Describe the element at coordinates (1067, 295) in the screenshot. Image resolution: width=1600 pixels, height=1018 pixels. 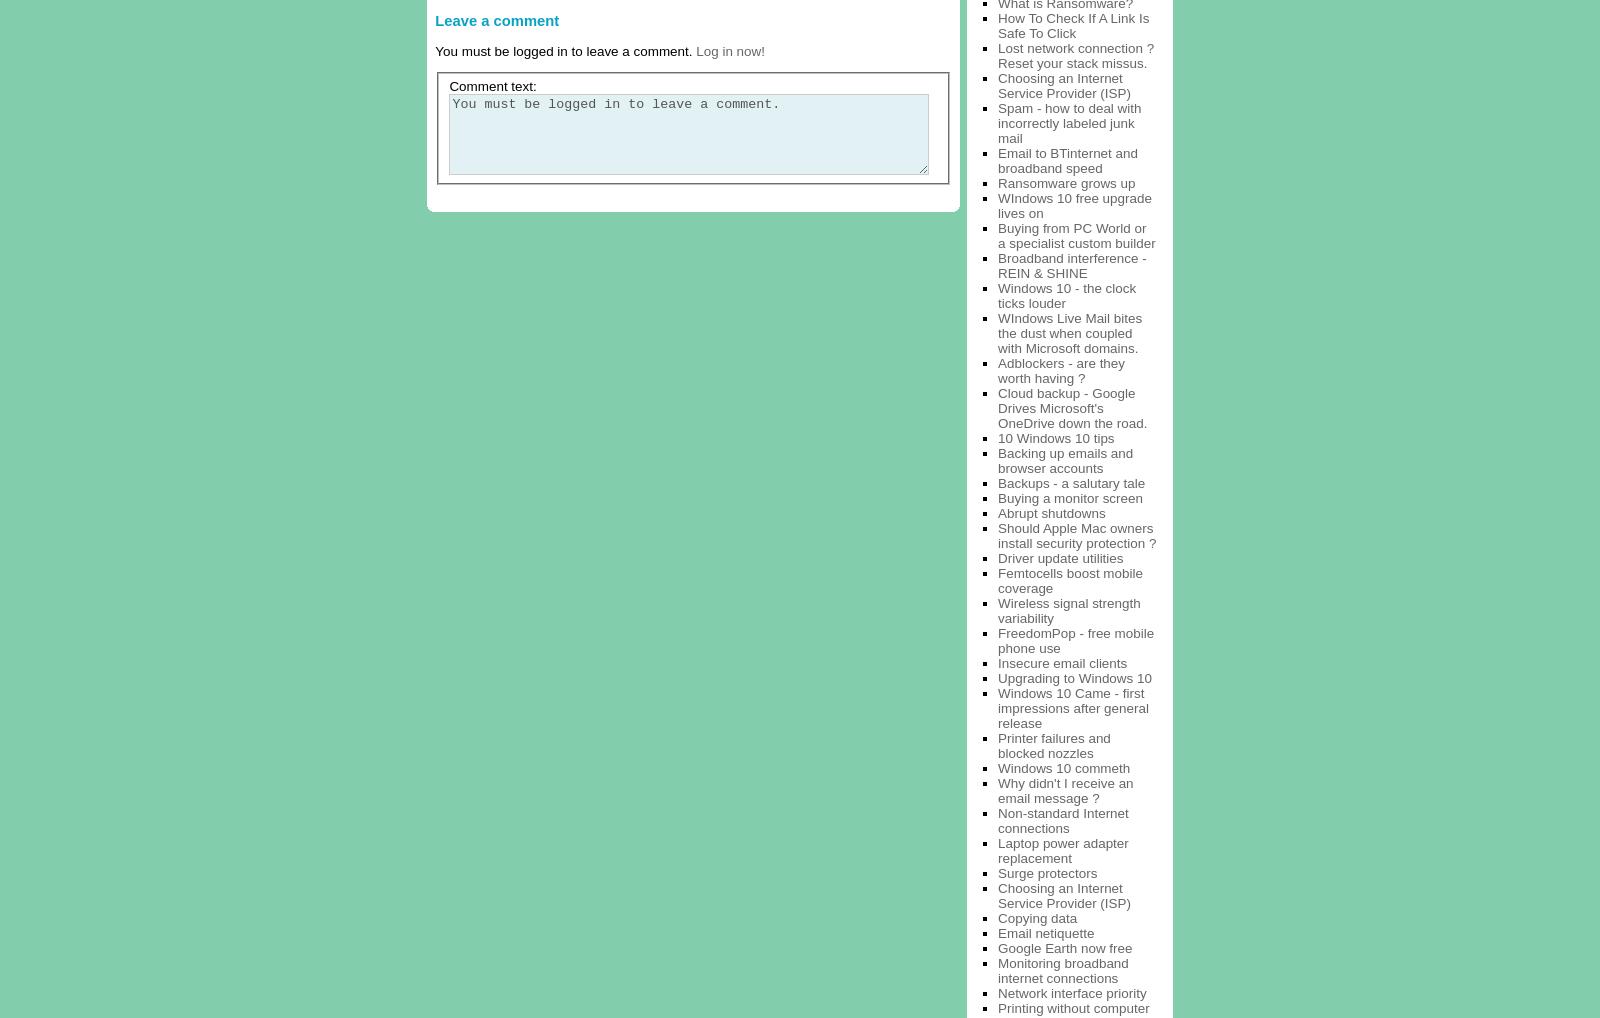
I see `'Windows 10 - the clock ticks louder'` at that location.